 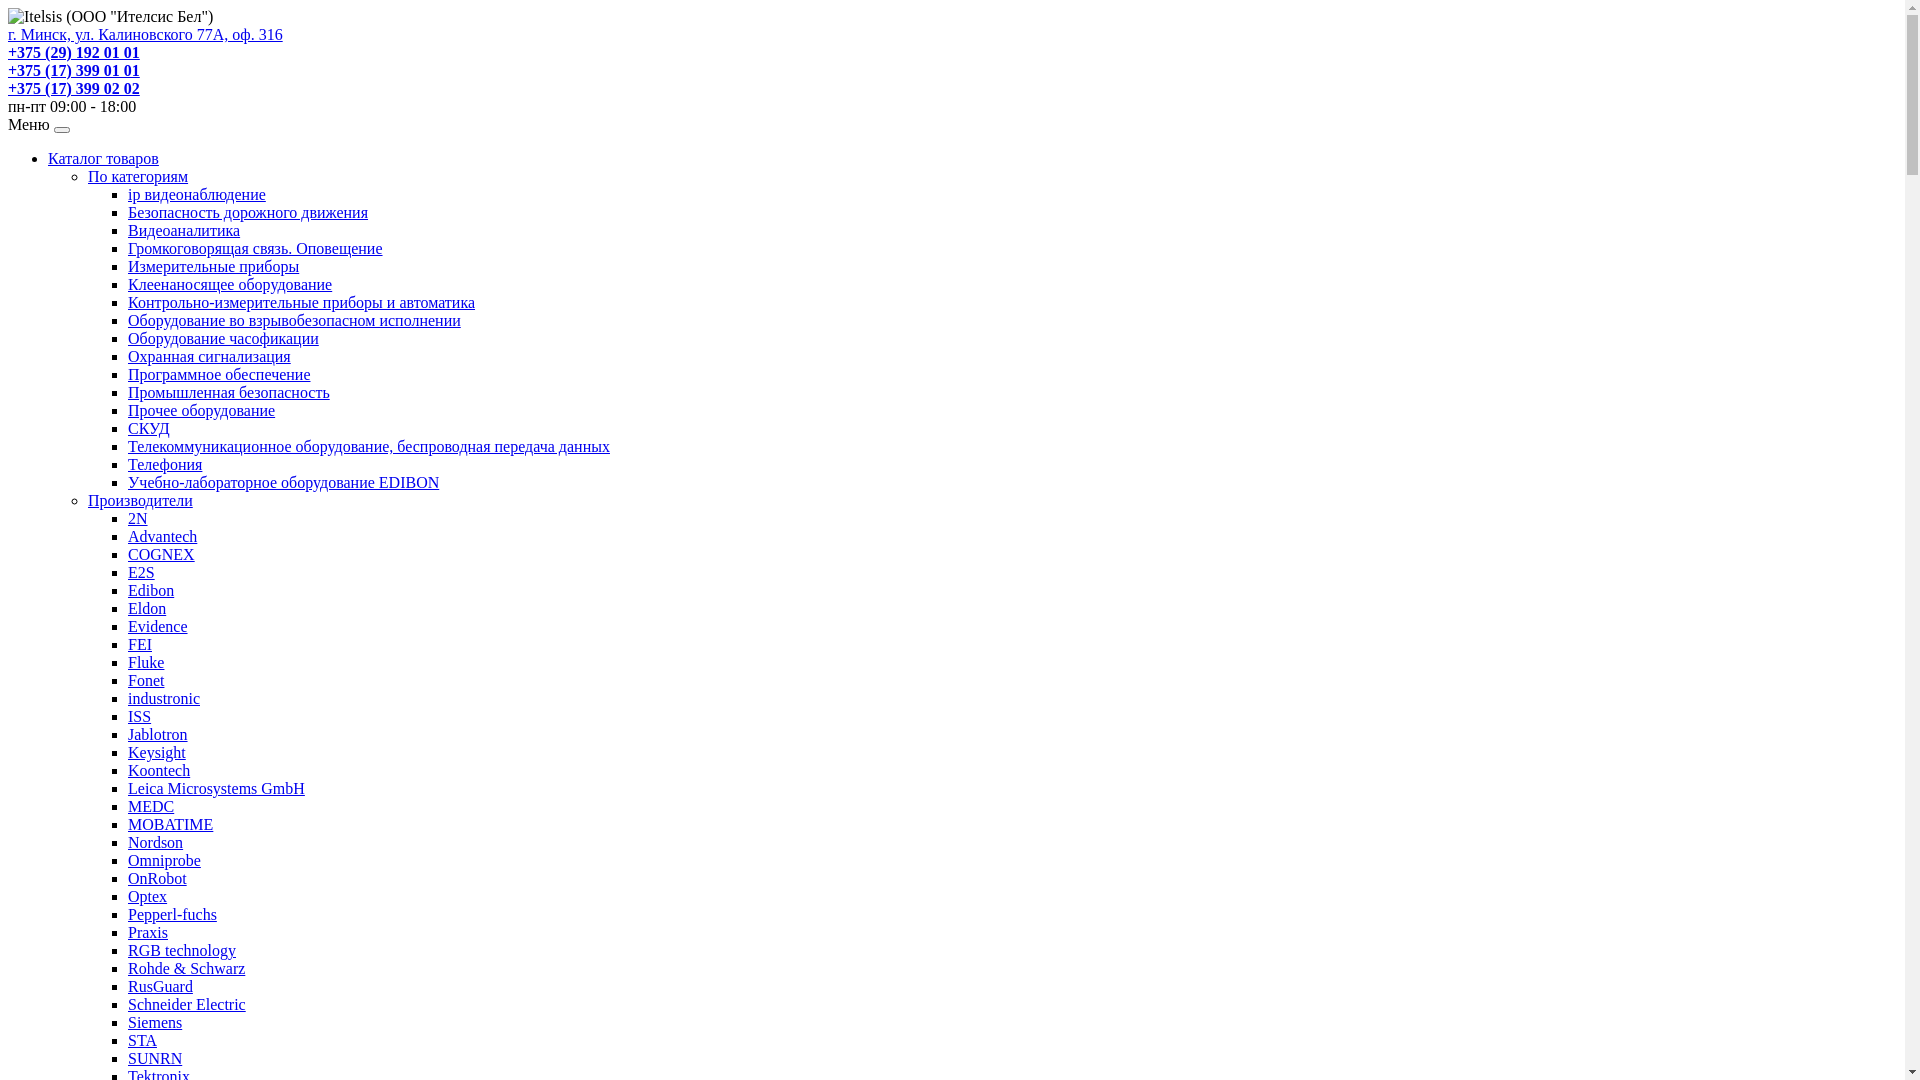 What do you see at coordinates (127, 752) in the screenshot?
I see `'Keysight'` at bounding box center [127, 752].